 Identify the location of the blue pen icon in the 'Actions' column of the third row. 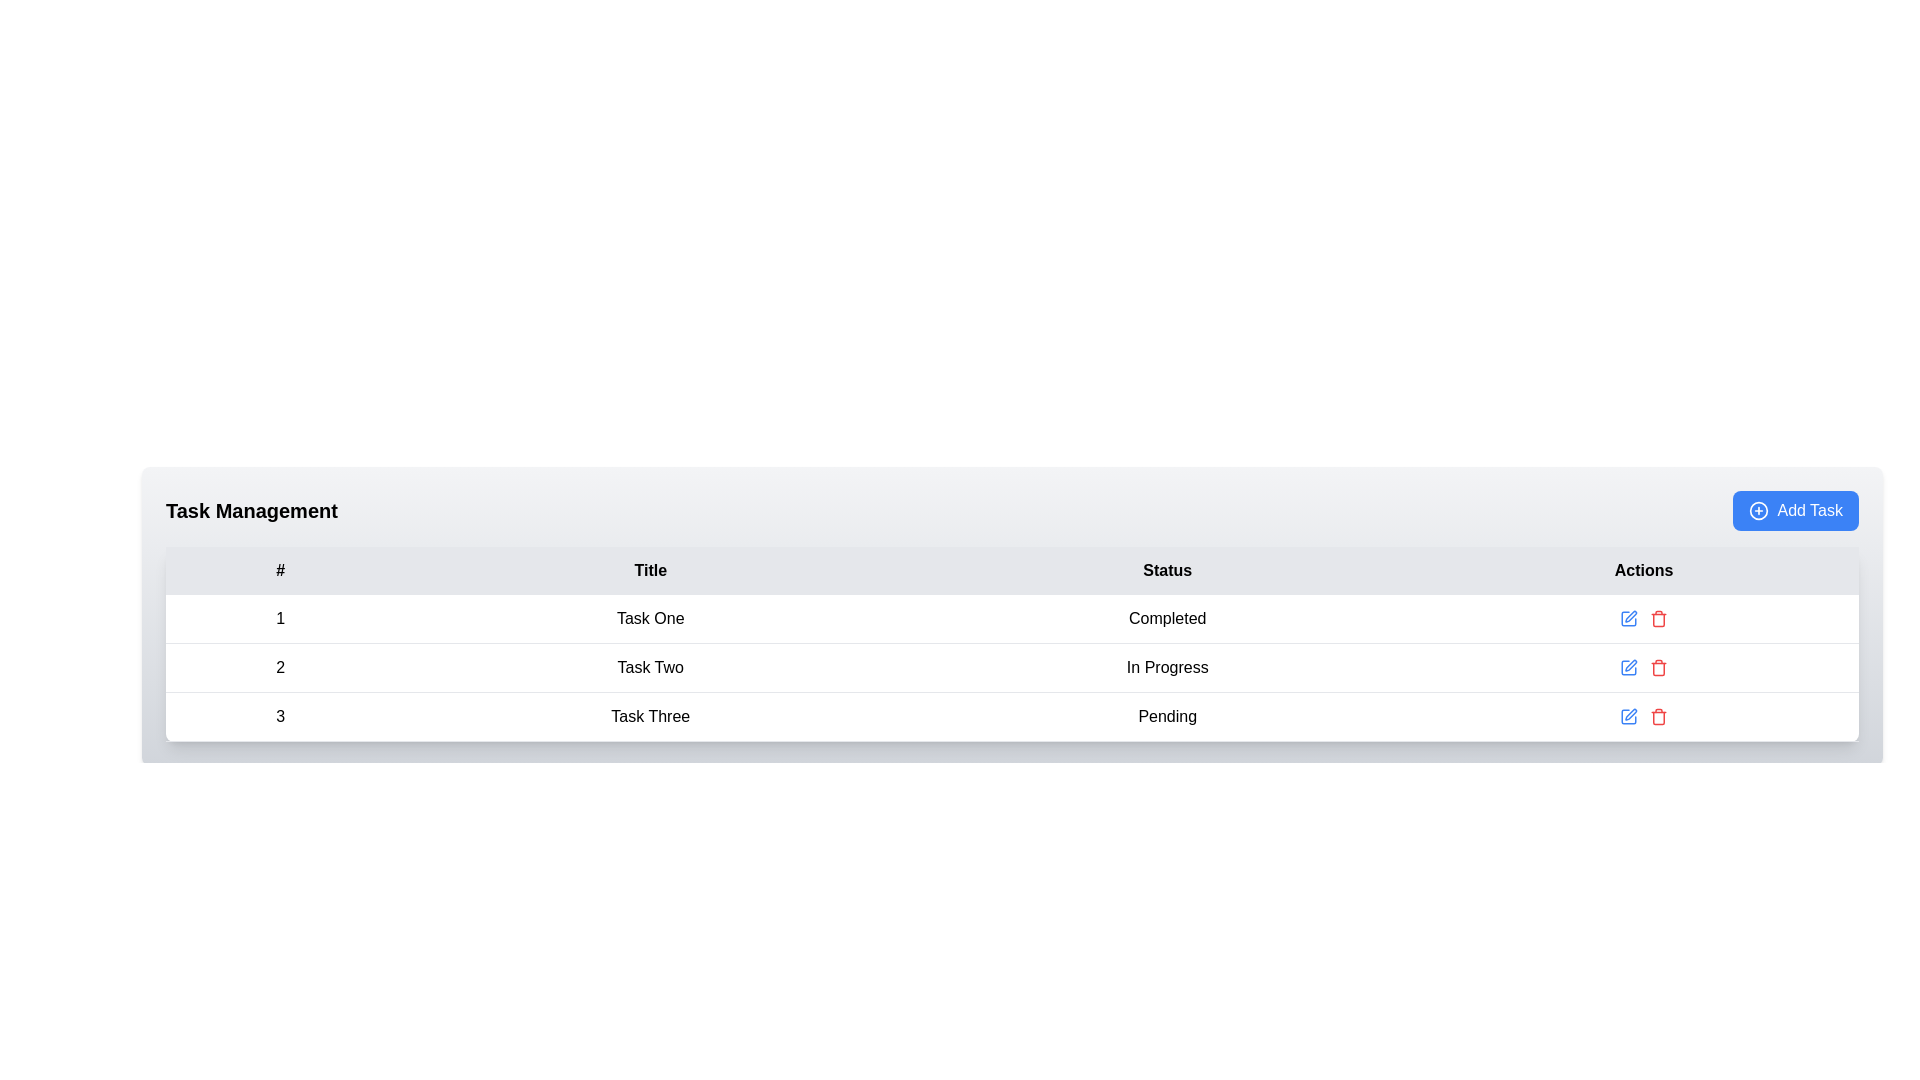
(1629, 716).